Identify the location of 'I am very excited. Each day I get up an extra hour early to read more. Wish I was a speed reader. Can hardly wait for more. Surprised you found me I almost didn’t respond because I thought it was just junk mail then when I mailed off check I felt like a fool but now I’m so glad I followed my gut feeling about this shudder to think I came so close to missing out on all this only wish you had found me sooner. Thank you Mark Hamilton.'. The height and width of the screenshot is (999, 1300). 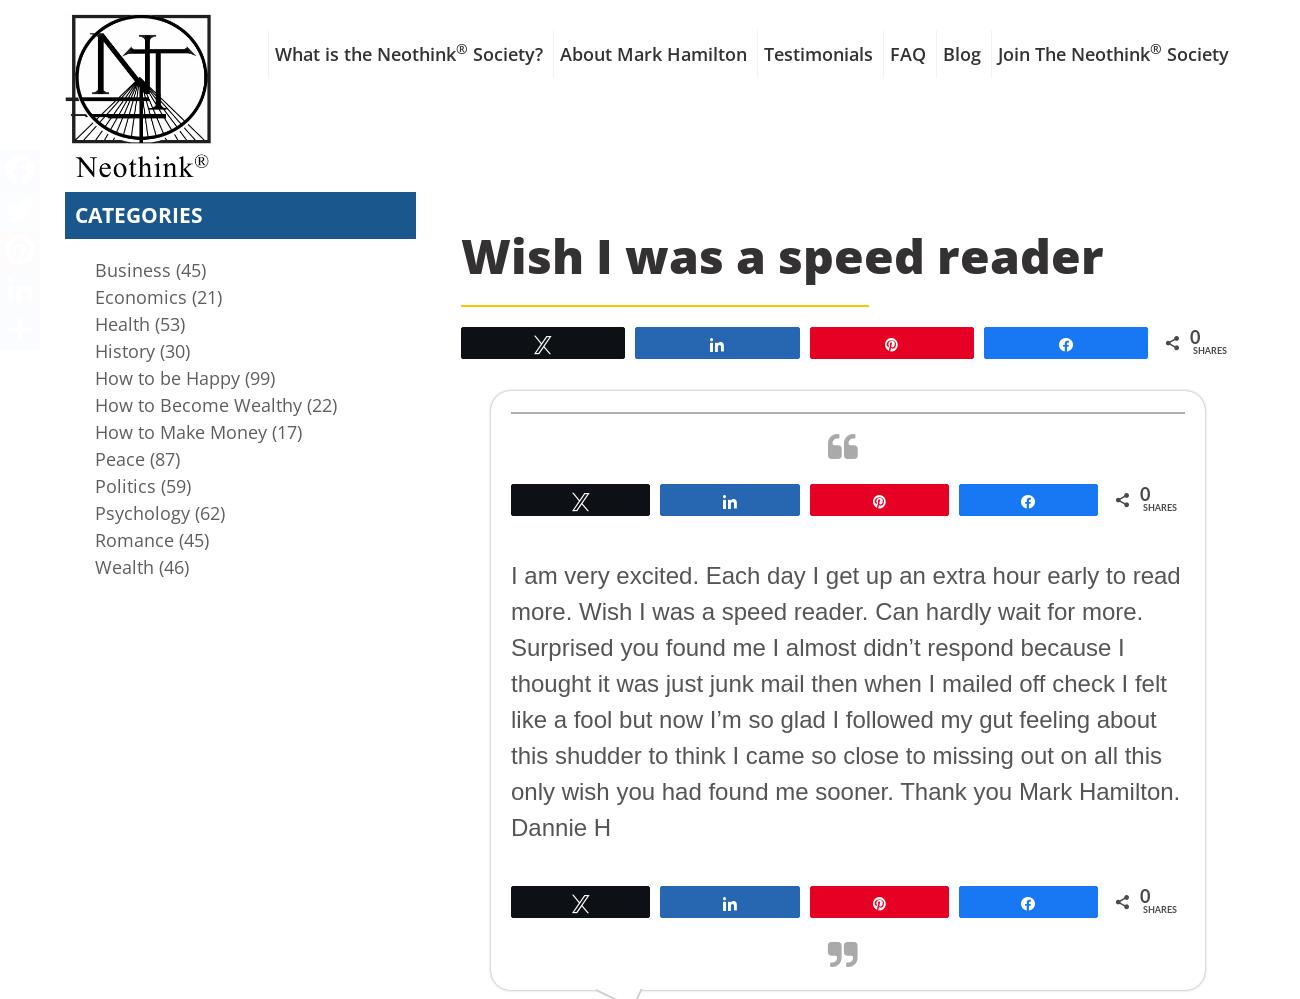
(845, 683).